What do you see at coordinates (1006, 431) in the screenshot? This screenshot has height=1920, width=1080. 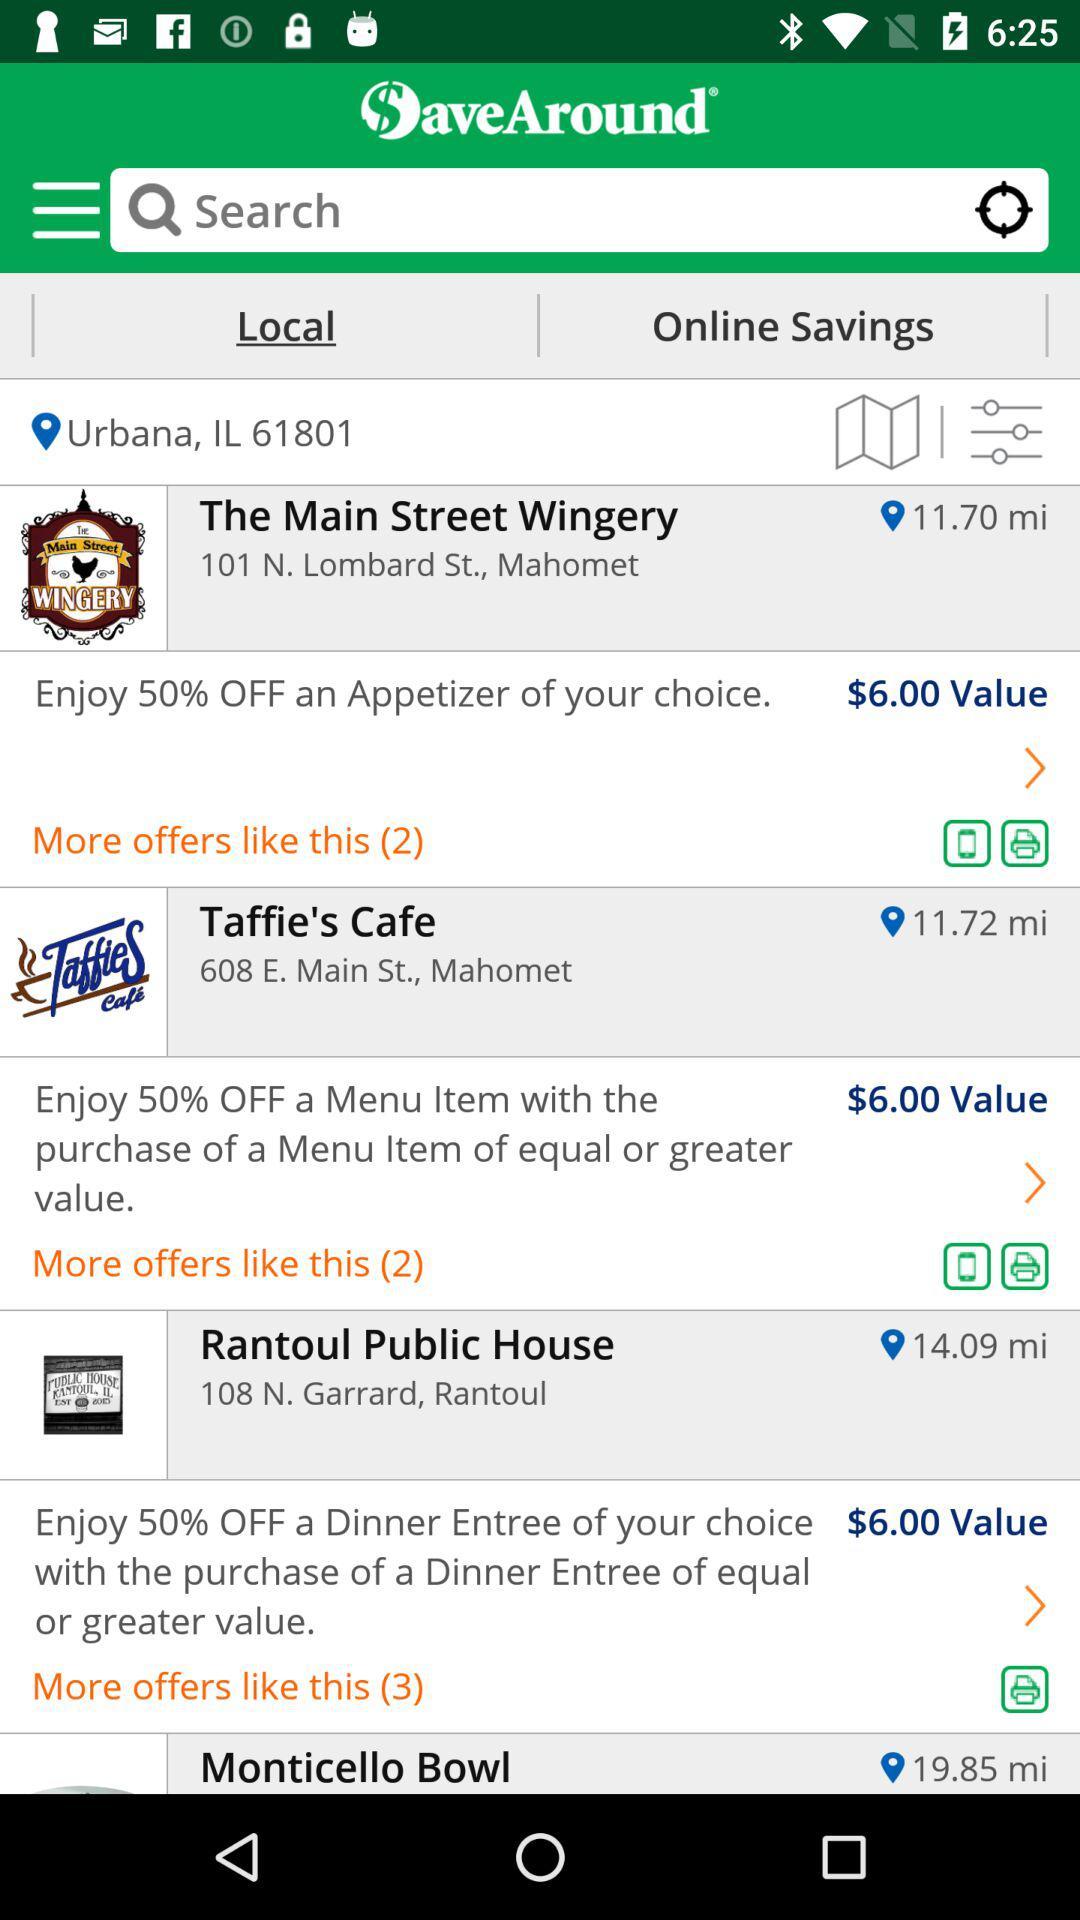 I see `the more icon which is above the text 1170 mi` at bounding box center [1006, 431].